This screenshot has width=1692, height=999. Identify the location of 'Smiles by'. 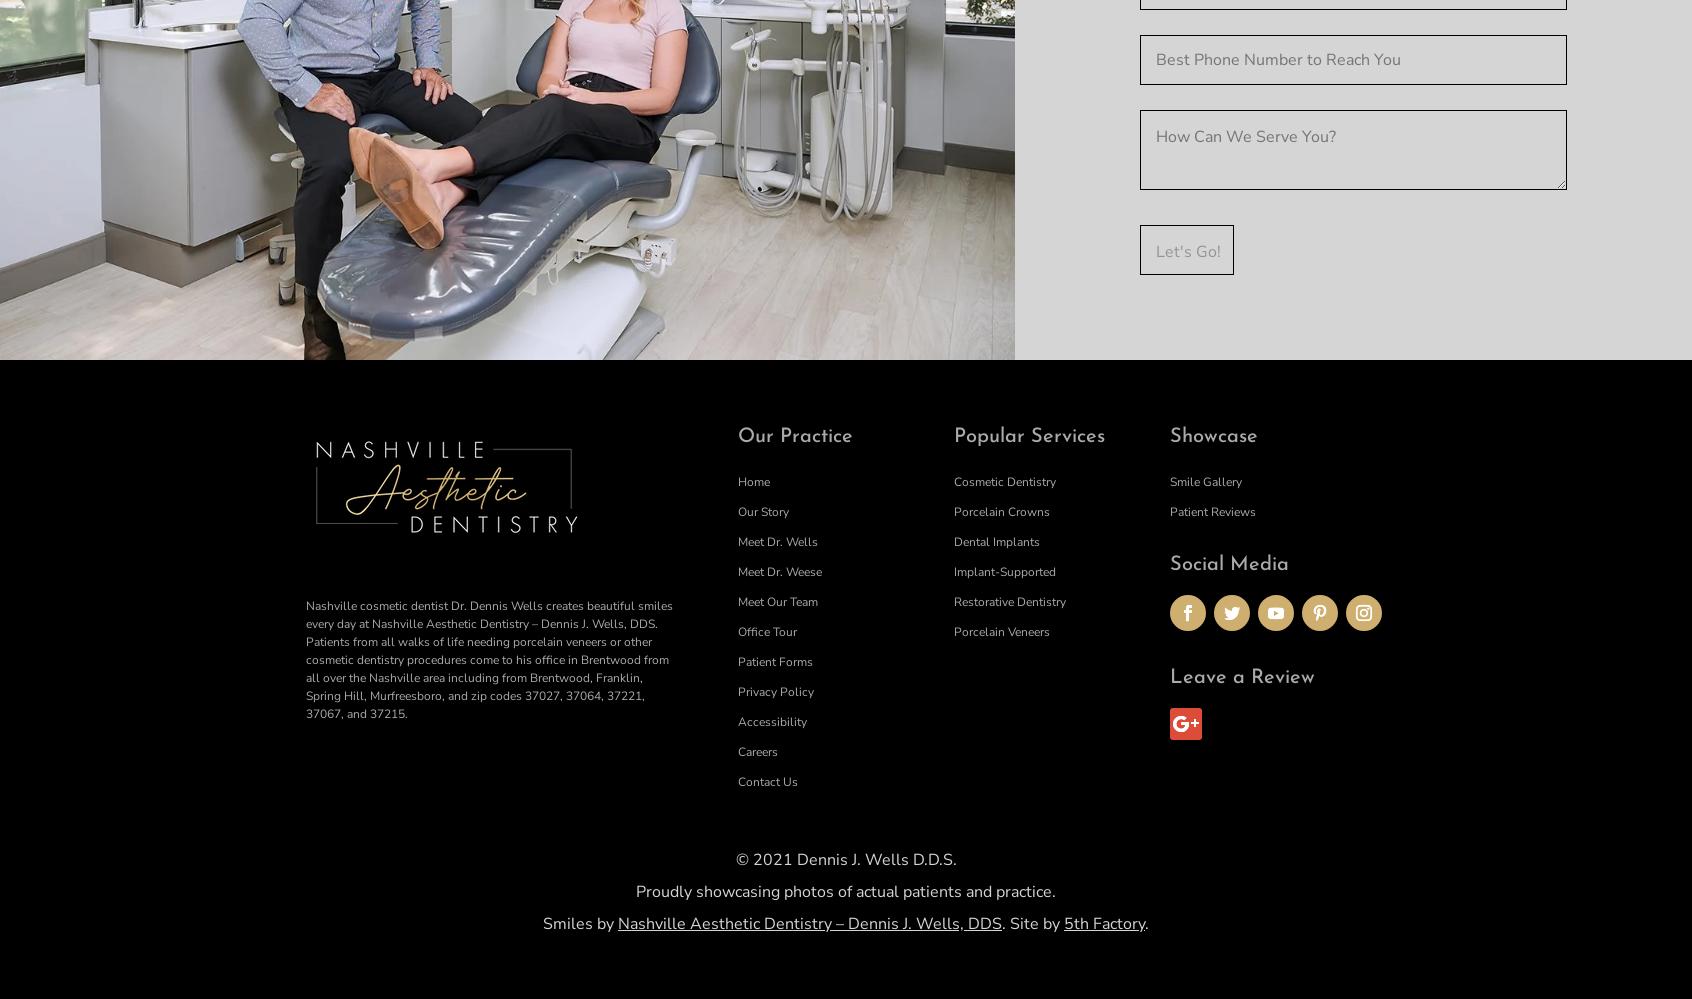
(579, 922).